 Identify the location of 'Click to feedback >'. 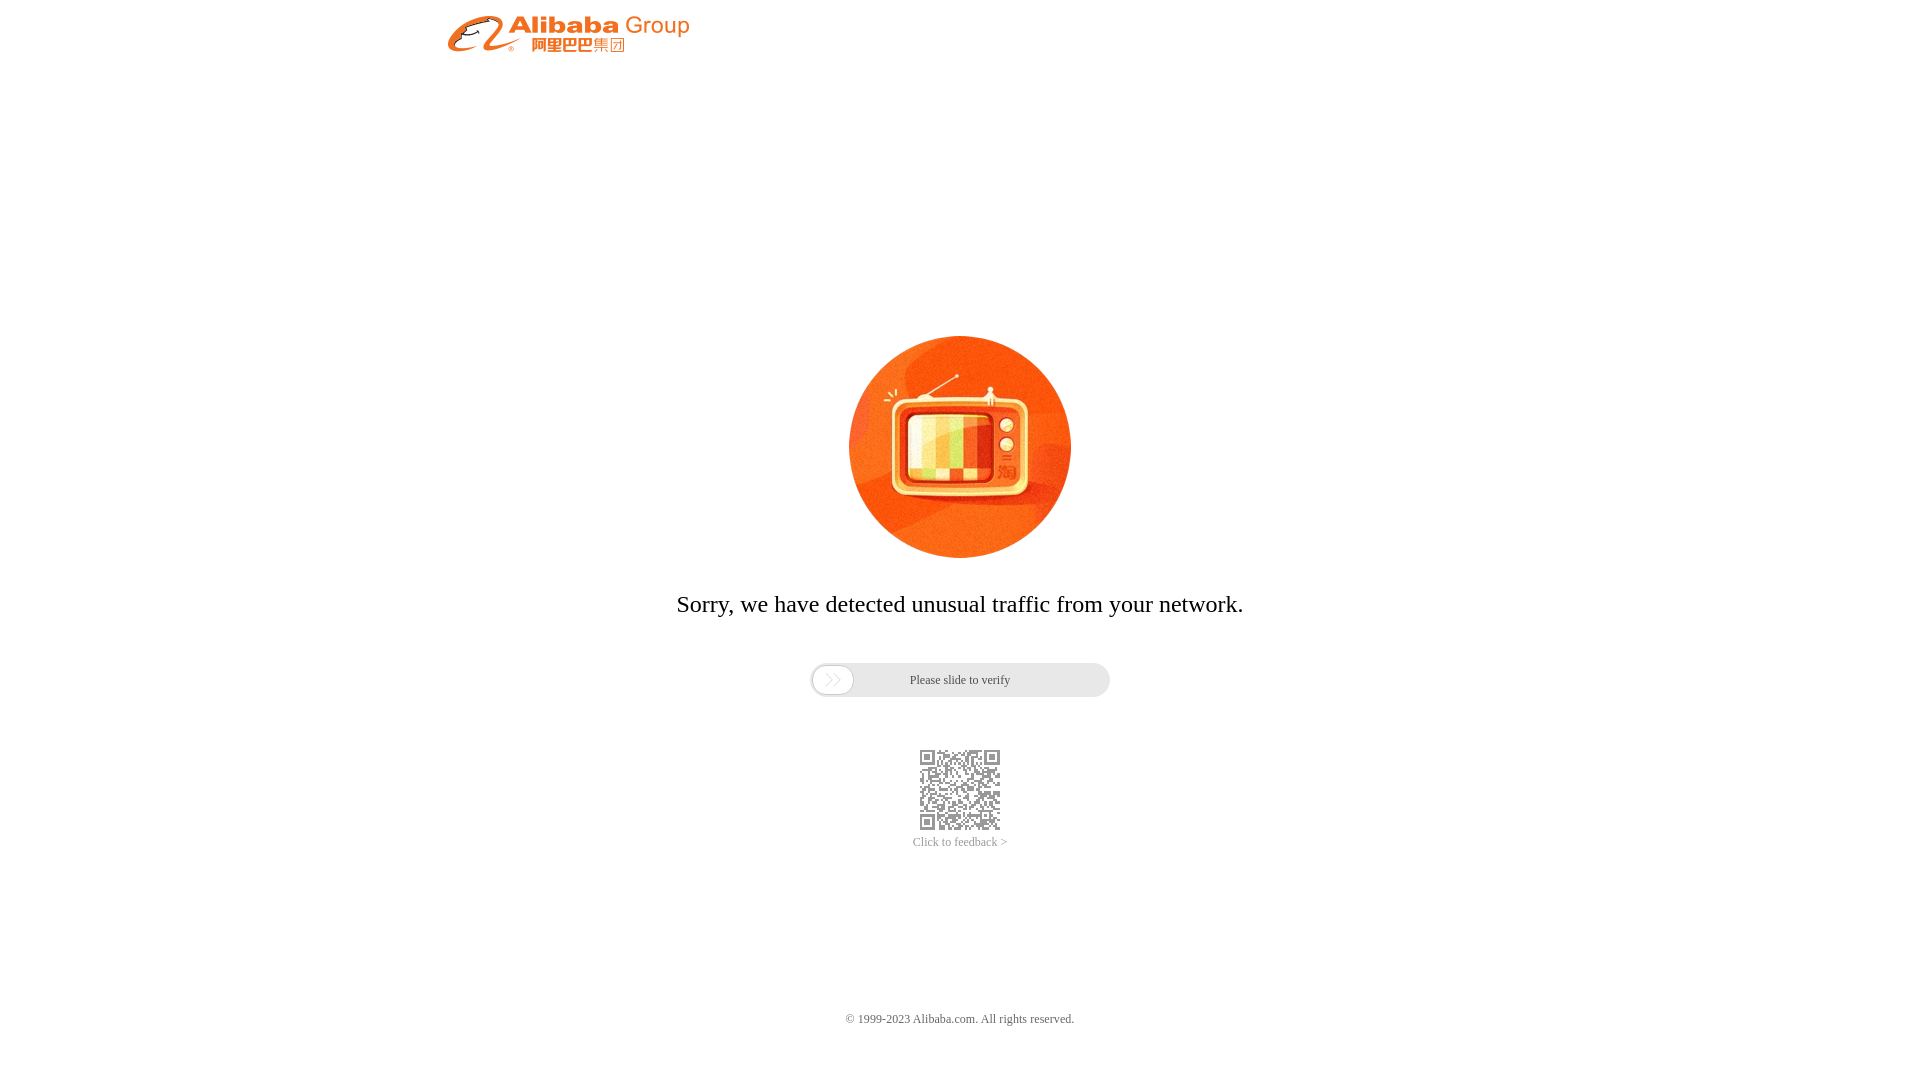
(960, 842).